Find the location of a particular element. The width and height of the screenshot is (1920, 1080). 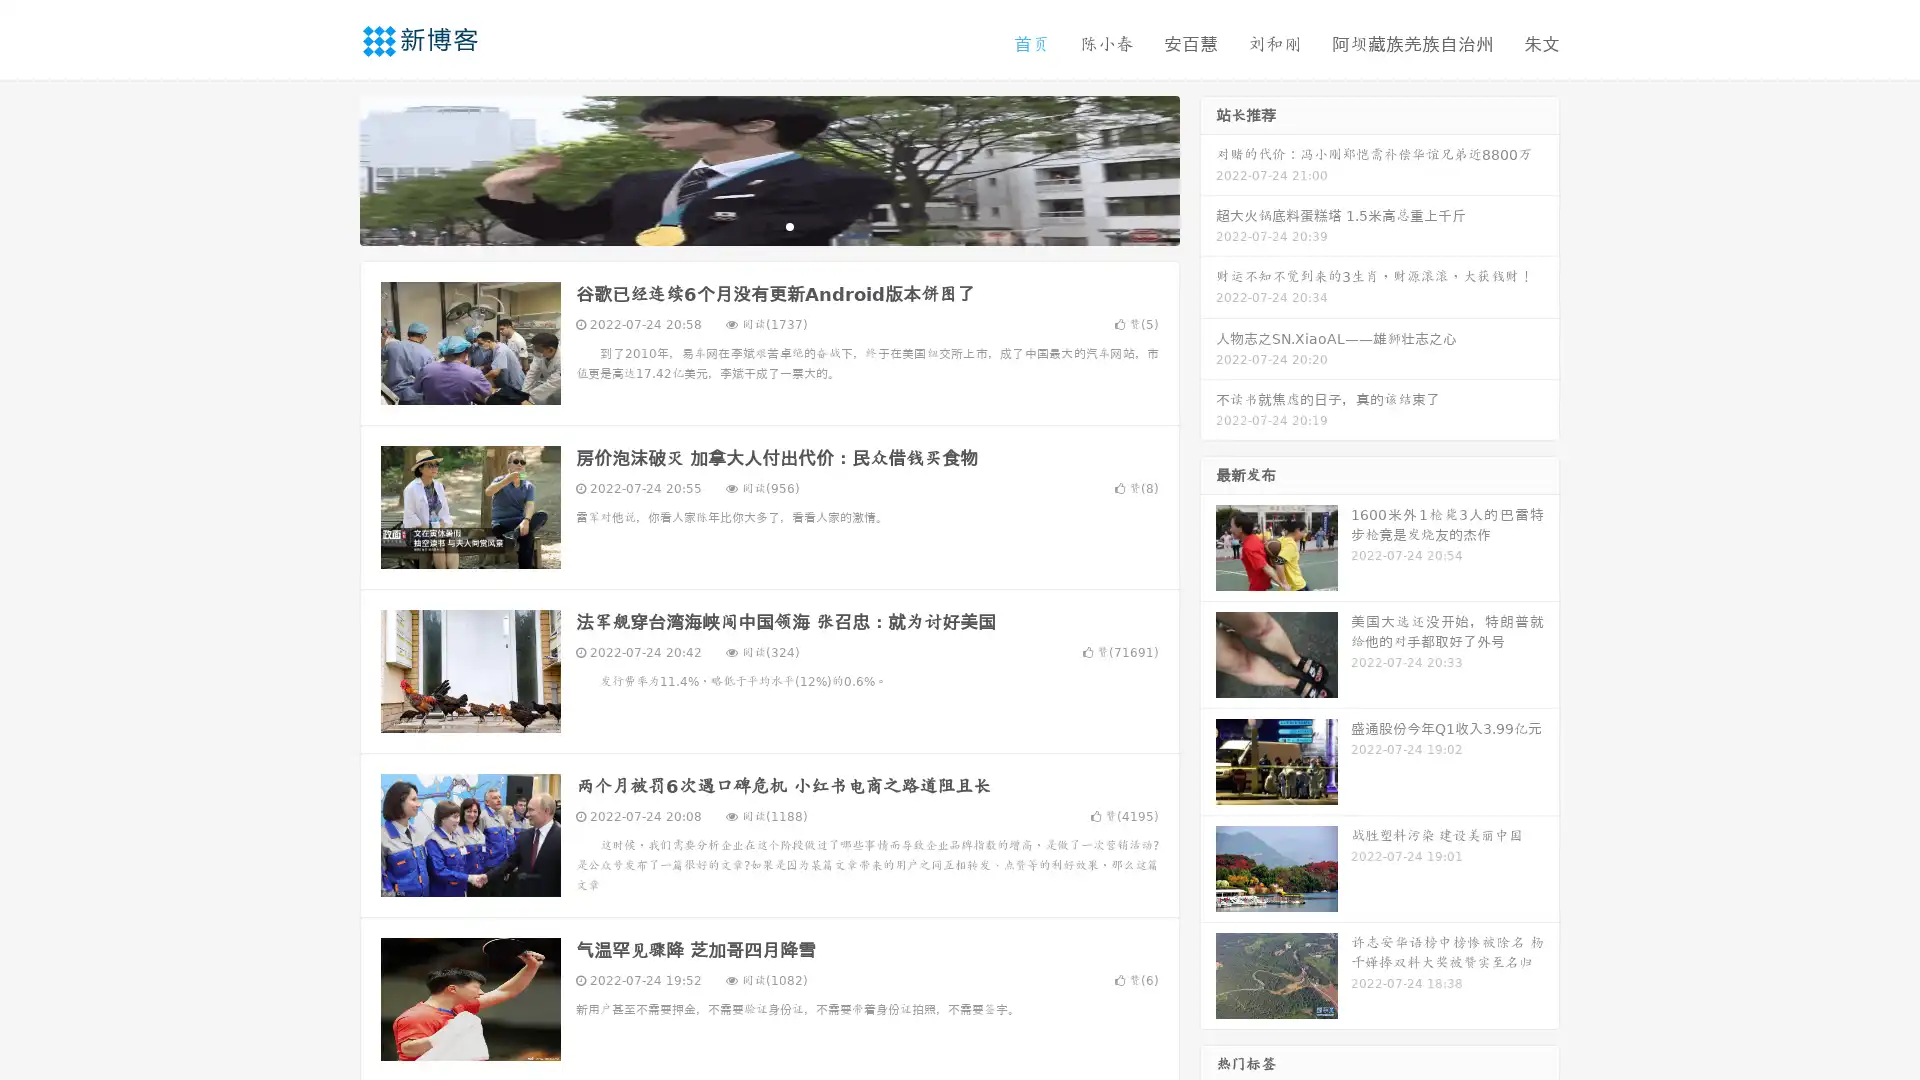

Go to slide 3 is located at coordinates (789, 225).